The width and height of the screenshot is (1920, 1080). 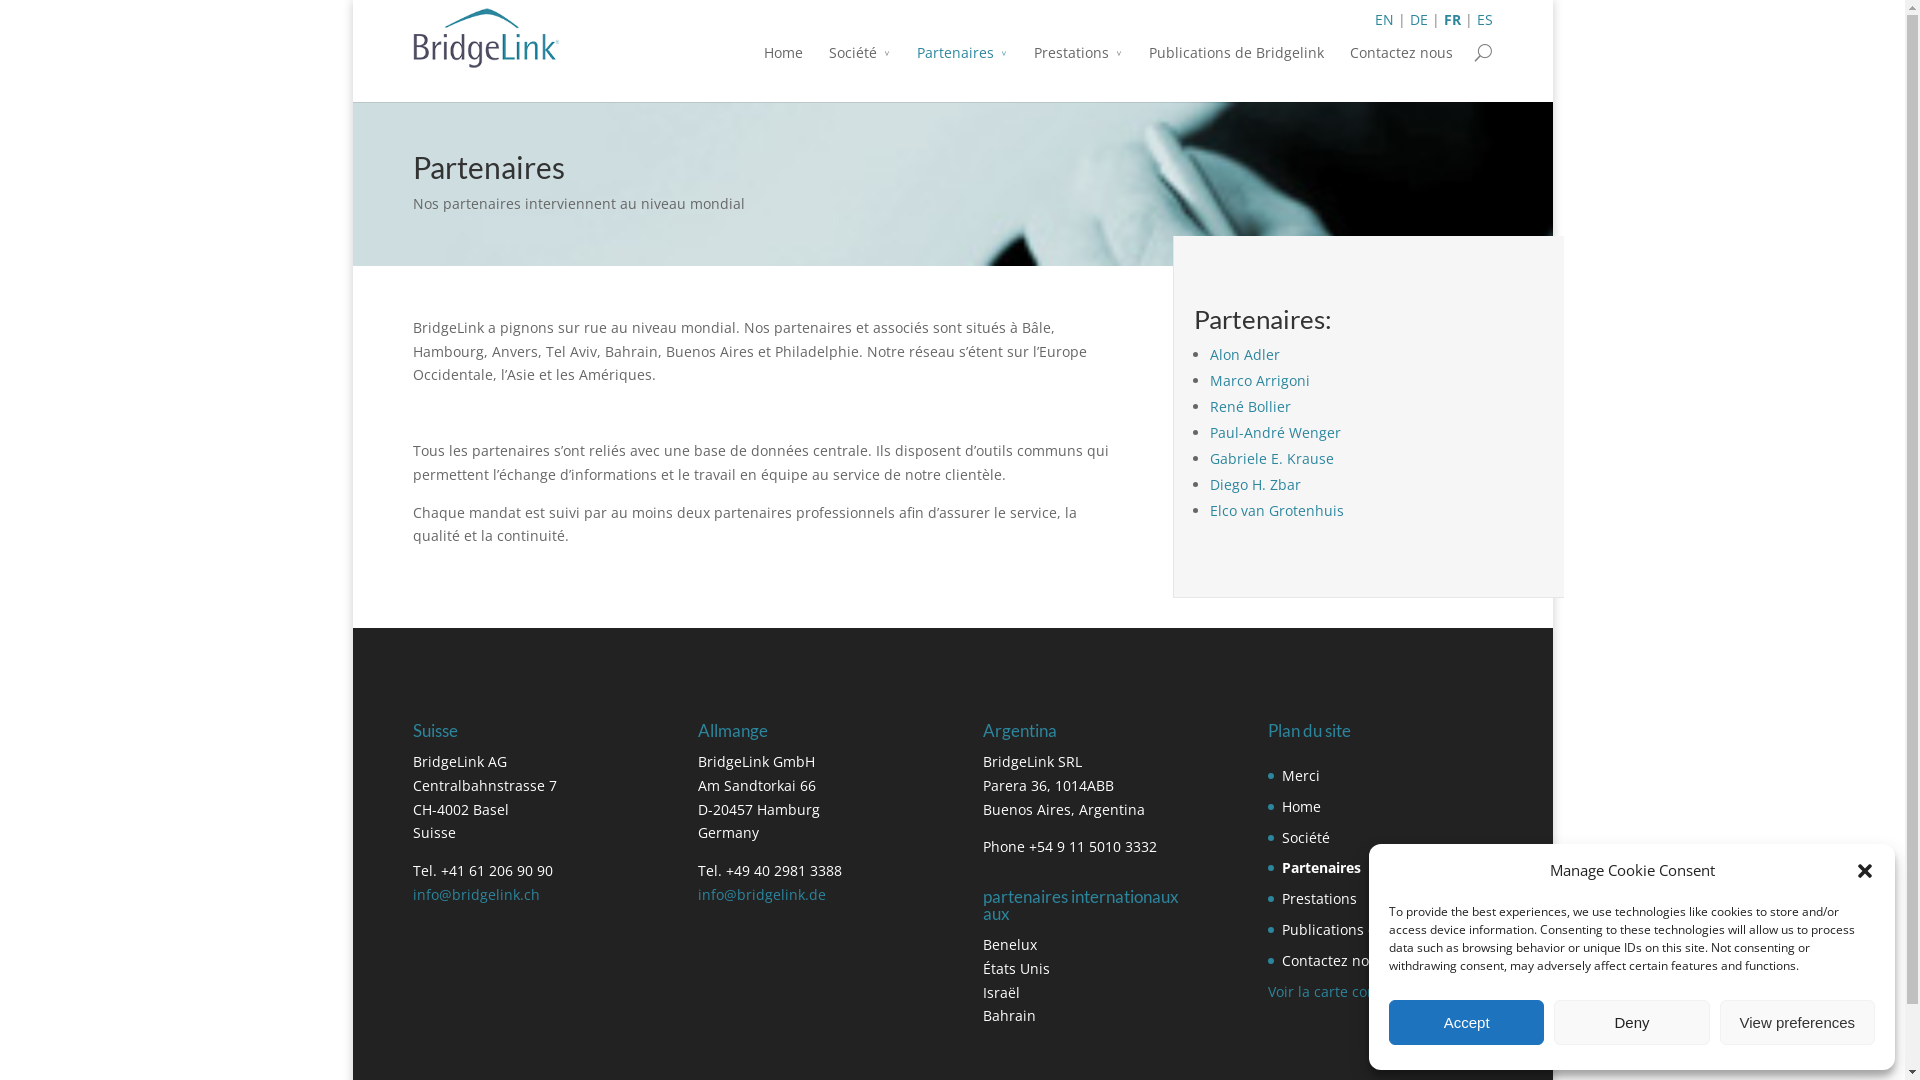 I want to click on 'Publications de Bridgelink', so click(x=1368, y=929).